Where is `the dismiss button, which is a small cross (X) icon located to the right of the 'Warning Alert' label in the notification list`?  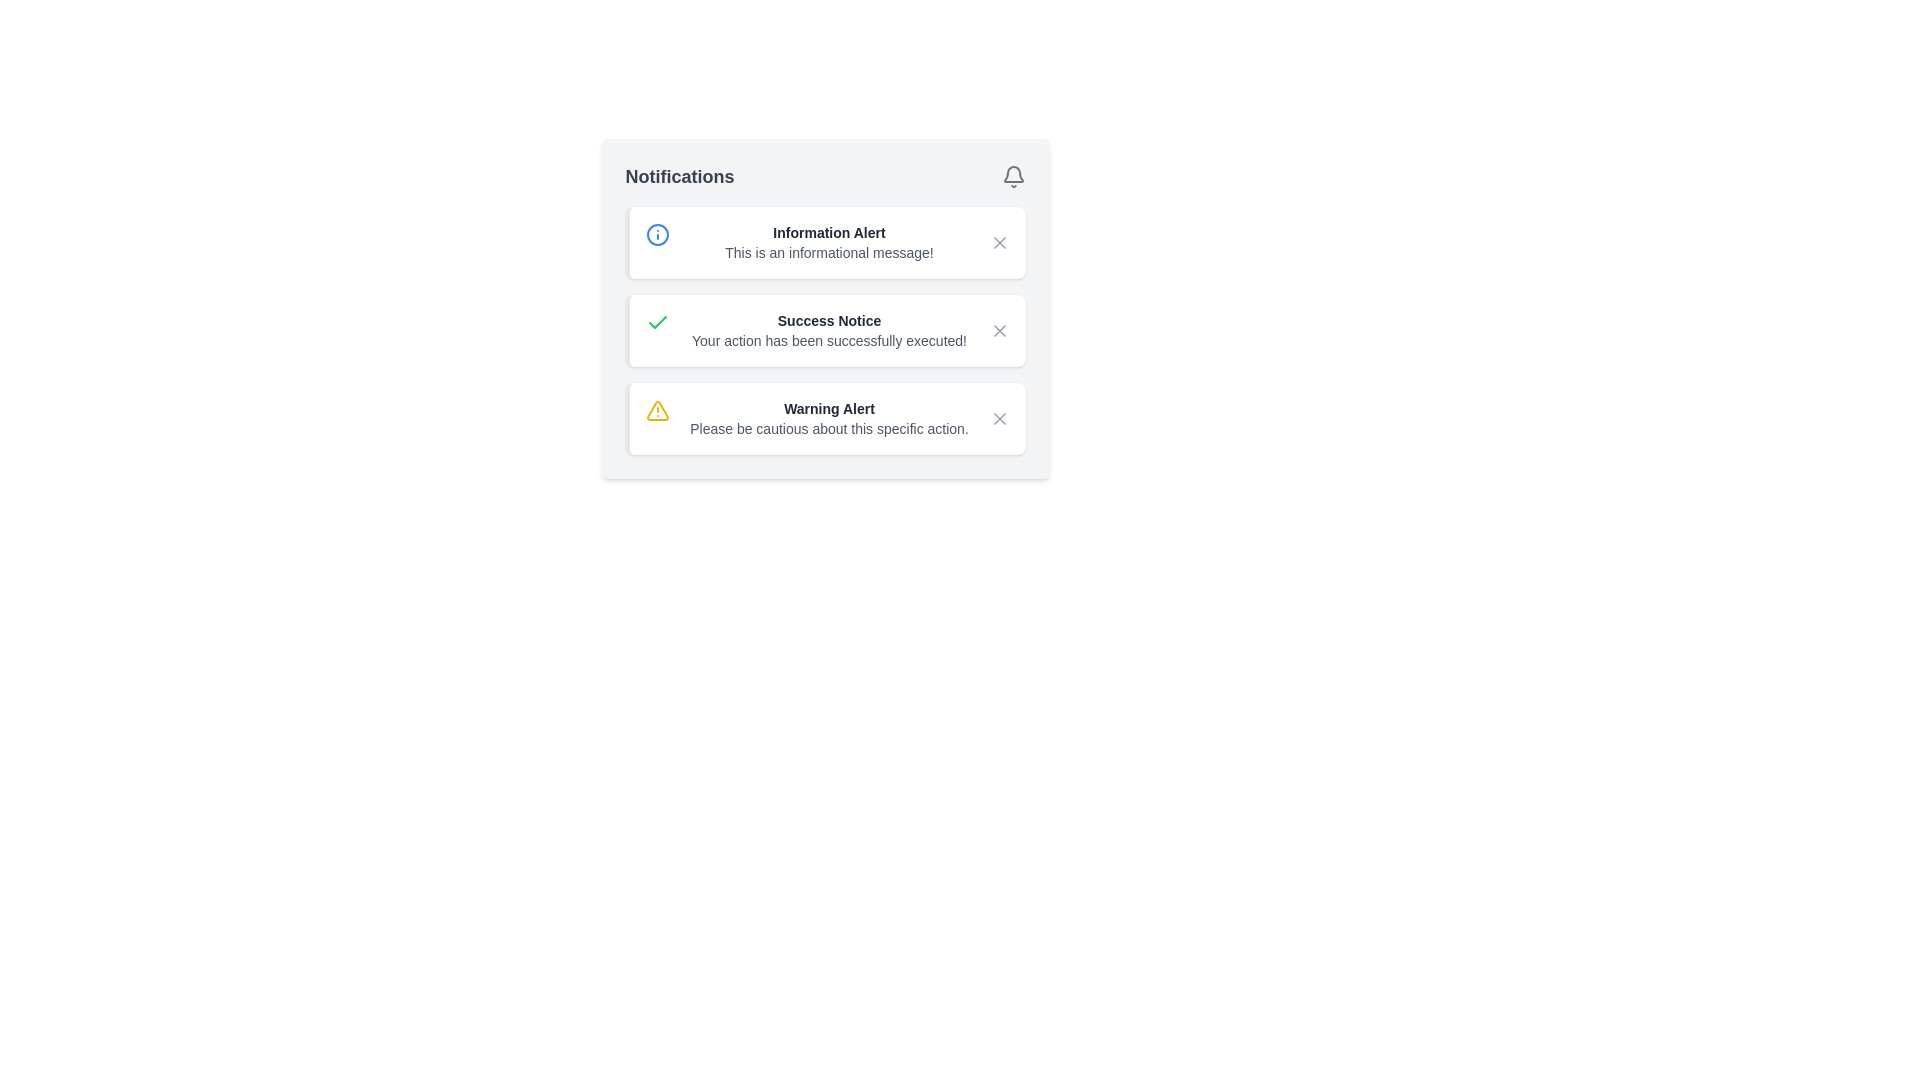 the dismiss button, which is a small cross (X) icon located to the right of the 'Warning Alert' label in the notification list is located at coordinates (999, 418).